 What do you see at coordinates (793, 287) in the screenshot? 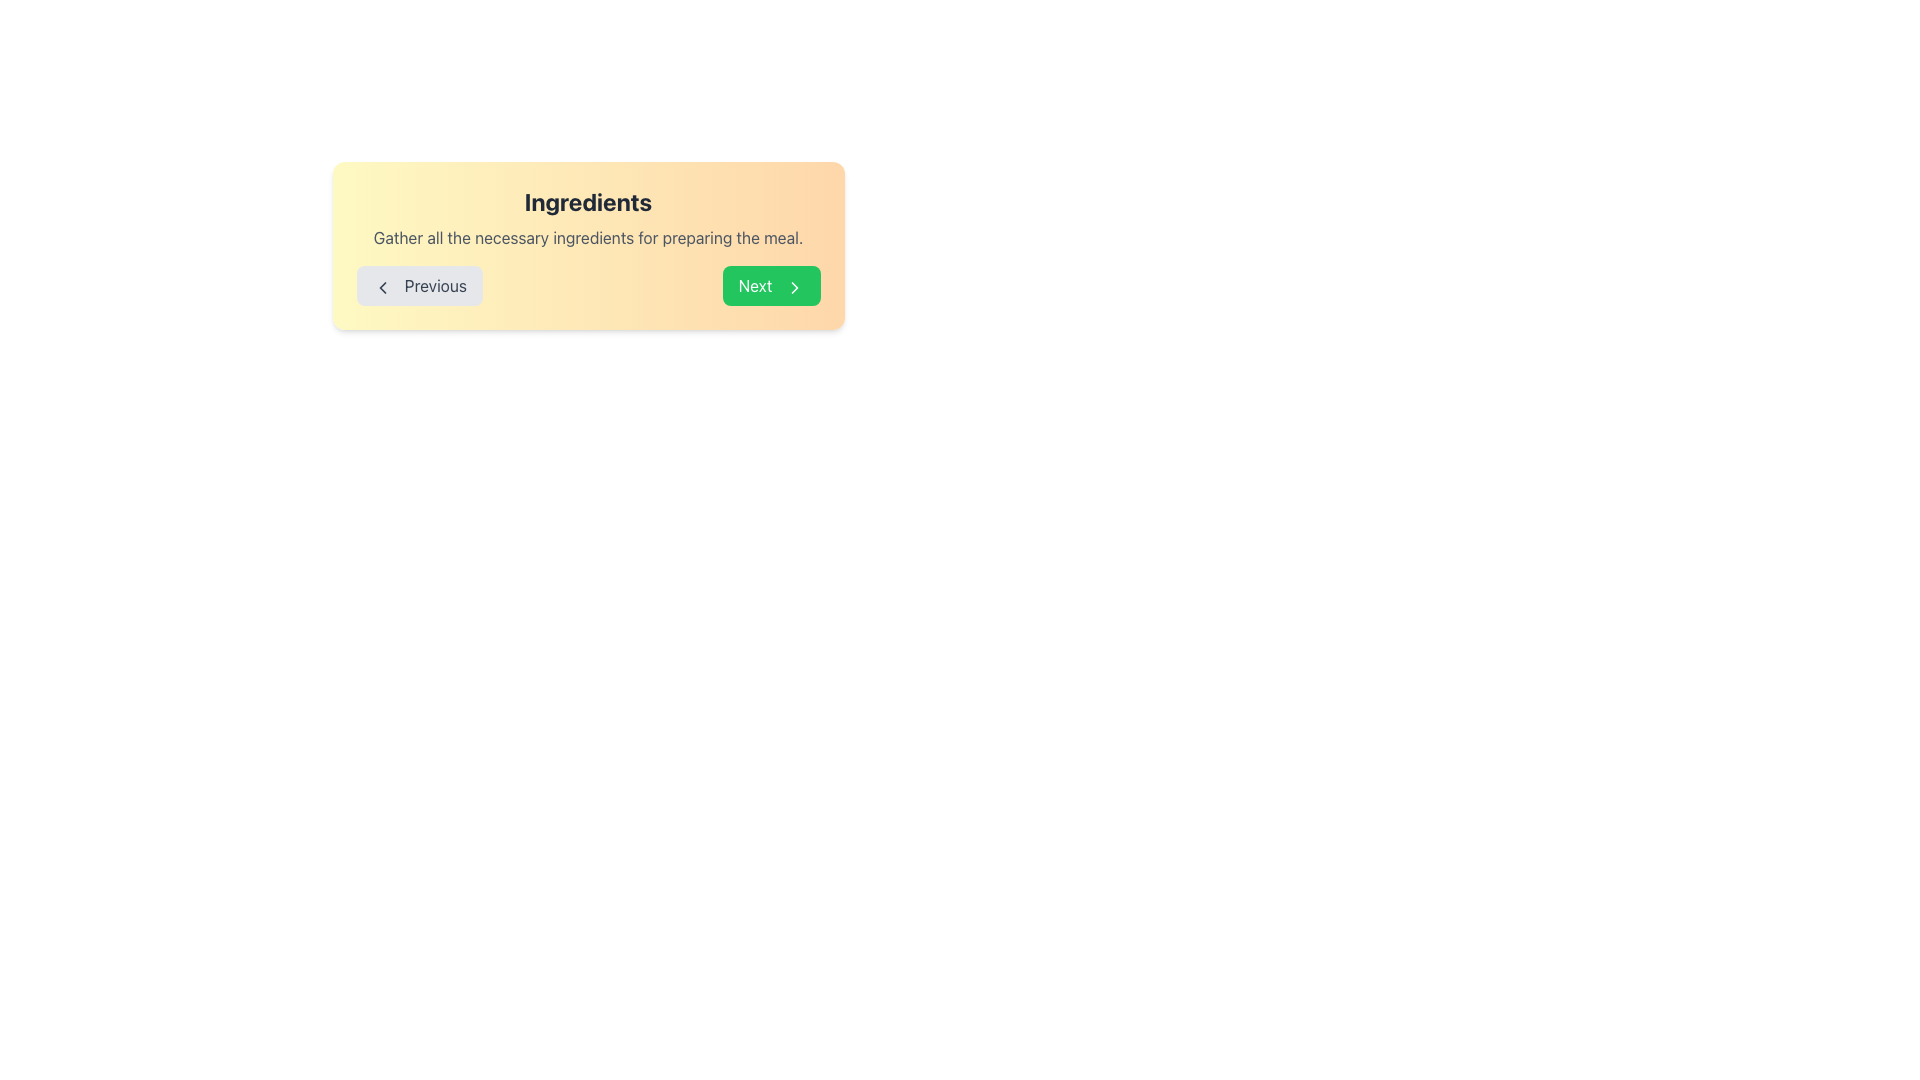
I see `the 'Next' button that contains the right-pointing arrow icon, which is styled with a green background and located in the bottom right of the 'Ingredients' section` at bounding box center [793, 287].